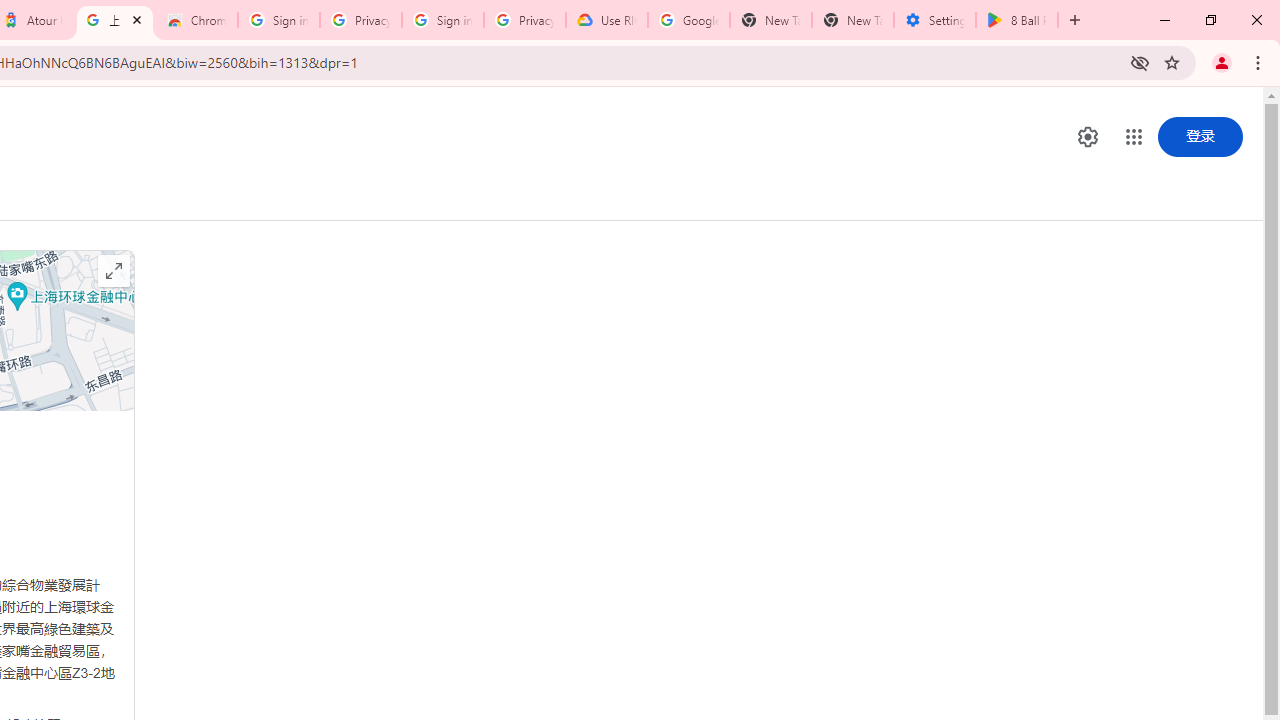 Image resolution: width=1280 pixels, height=720 pixels. Describe the element at coordinates (197, 20) in the screenshot. I see `'Chrome Web Store - Color themes by Chrome'` at that location.